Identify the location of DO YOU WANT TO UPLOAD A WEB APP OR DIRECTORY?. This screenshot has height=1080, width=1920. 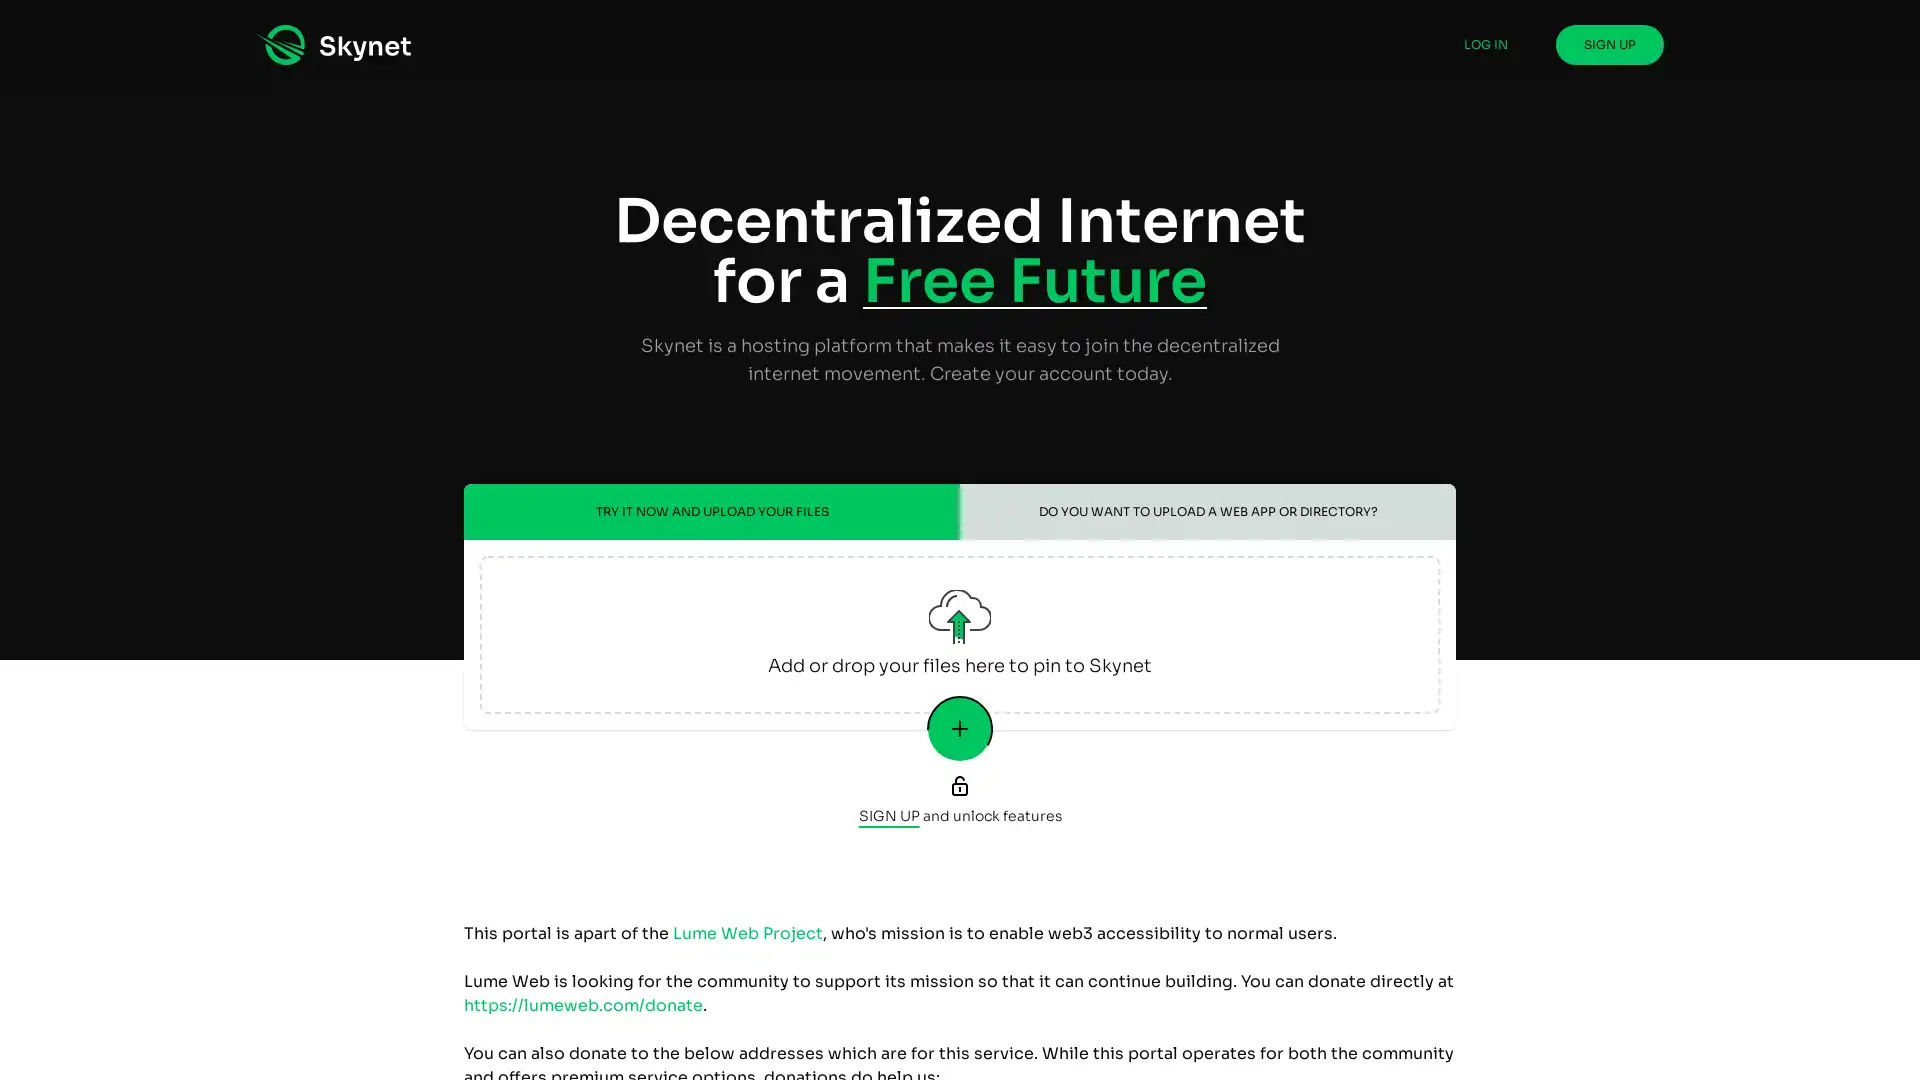
(1207, 511).